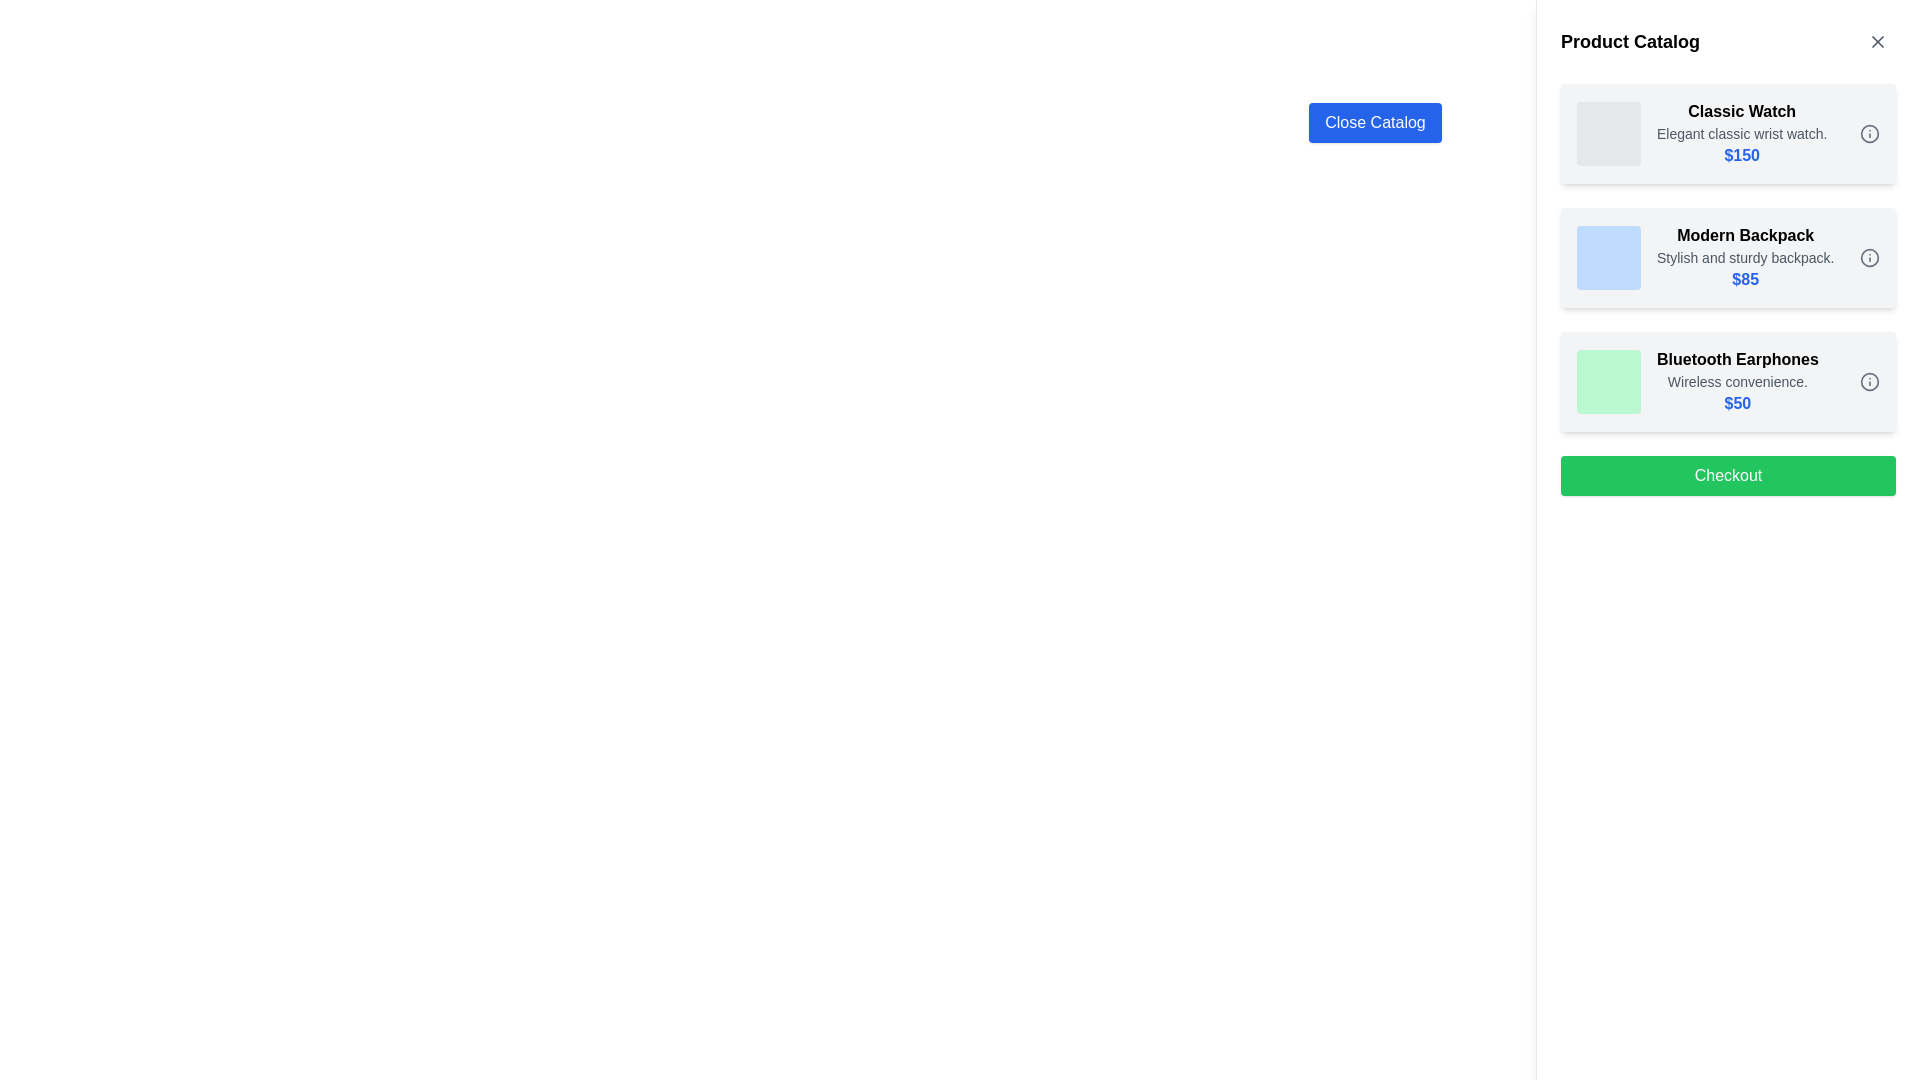 Image resolution: width=1920 pixels, height=1080 pixels. Describe the element at coordinates (1741, 134) in the screenshot. I see `the text element displaying 'Elegant classic wrist watch.' located beneath the title 'Classic Watch' in the product catalog` at that location.